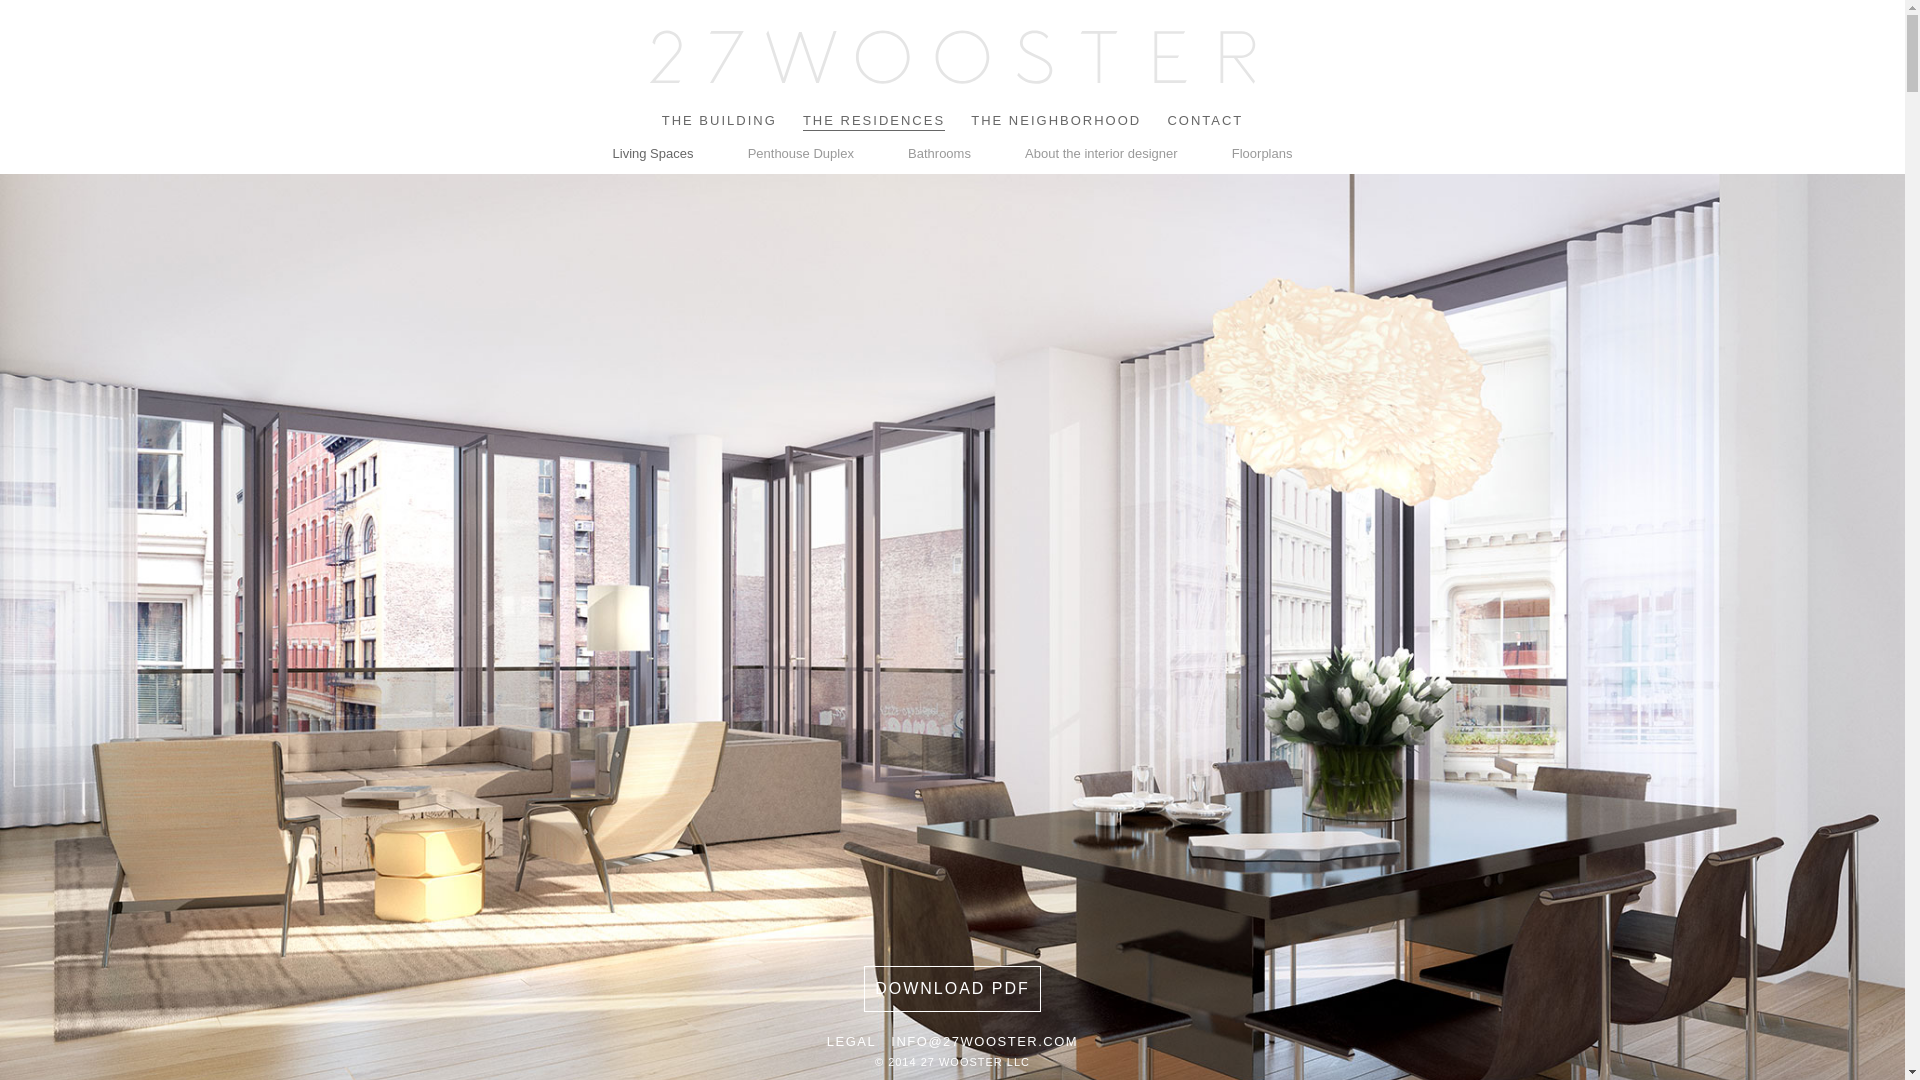 The image size is (1920, 1080). Describe the element at coordinates (970, 120) in the screenshot. I see `'THE NEIGHBORHOOD'` at that location.